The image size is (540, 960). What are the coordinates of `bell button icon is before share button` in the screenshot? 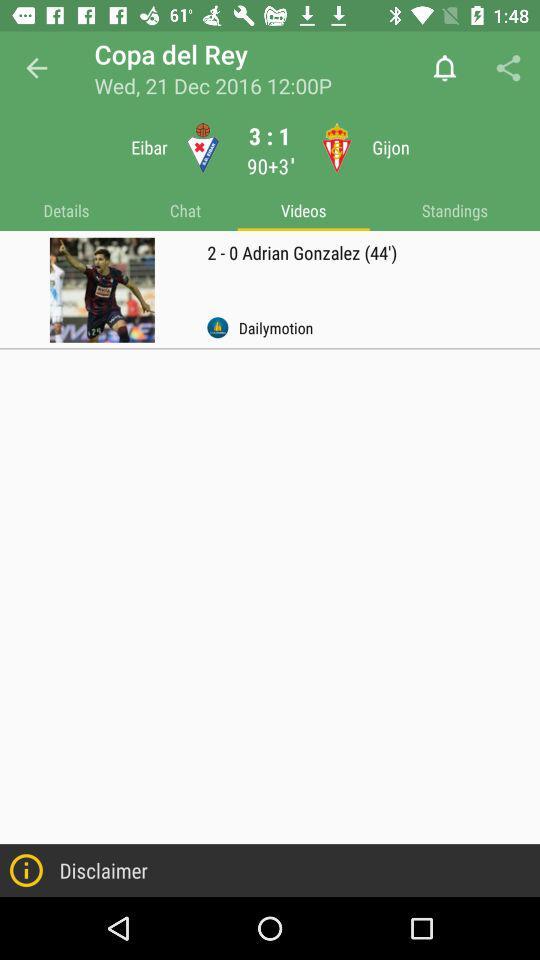 It's located at (445, 68).